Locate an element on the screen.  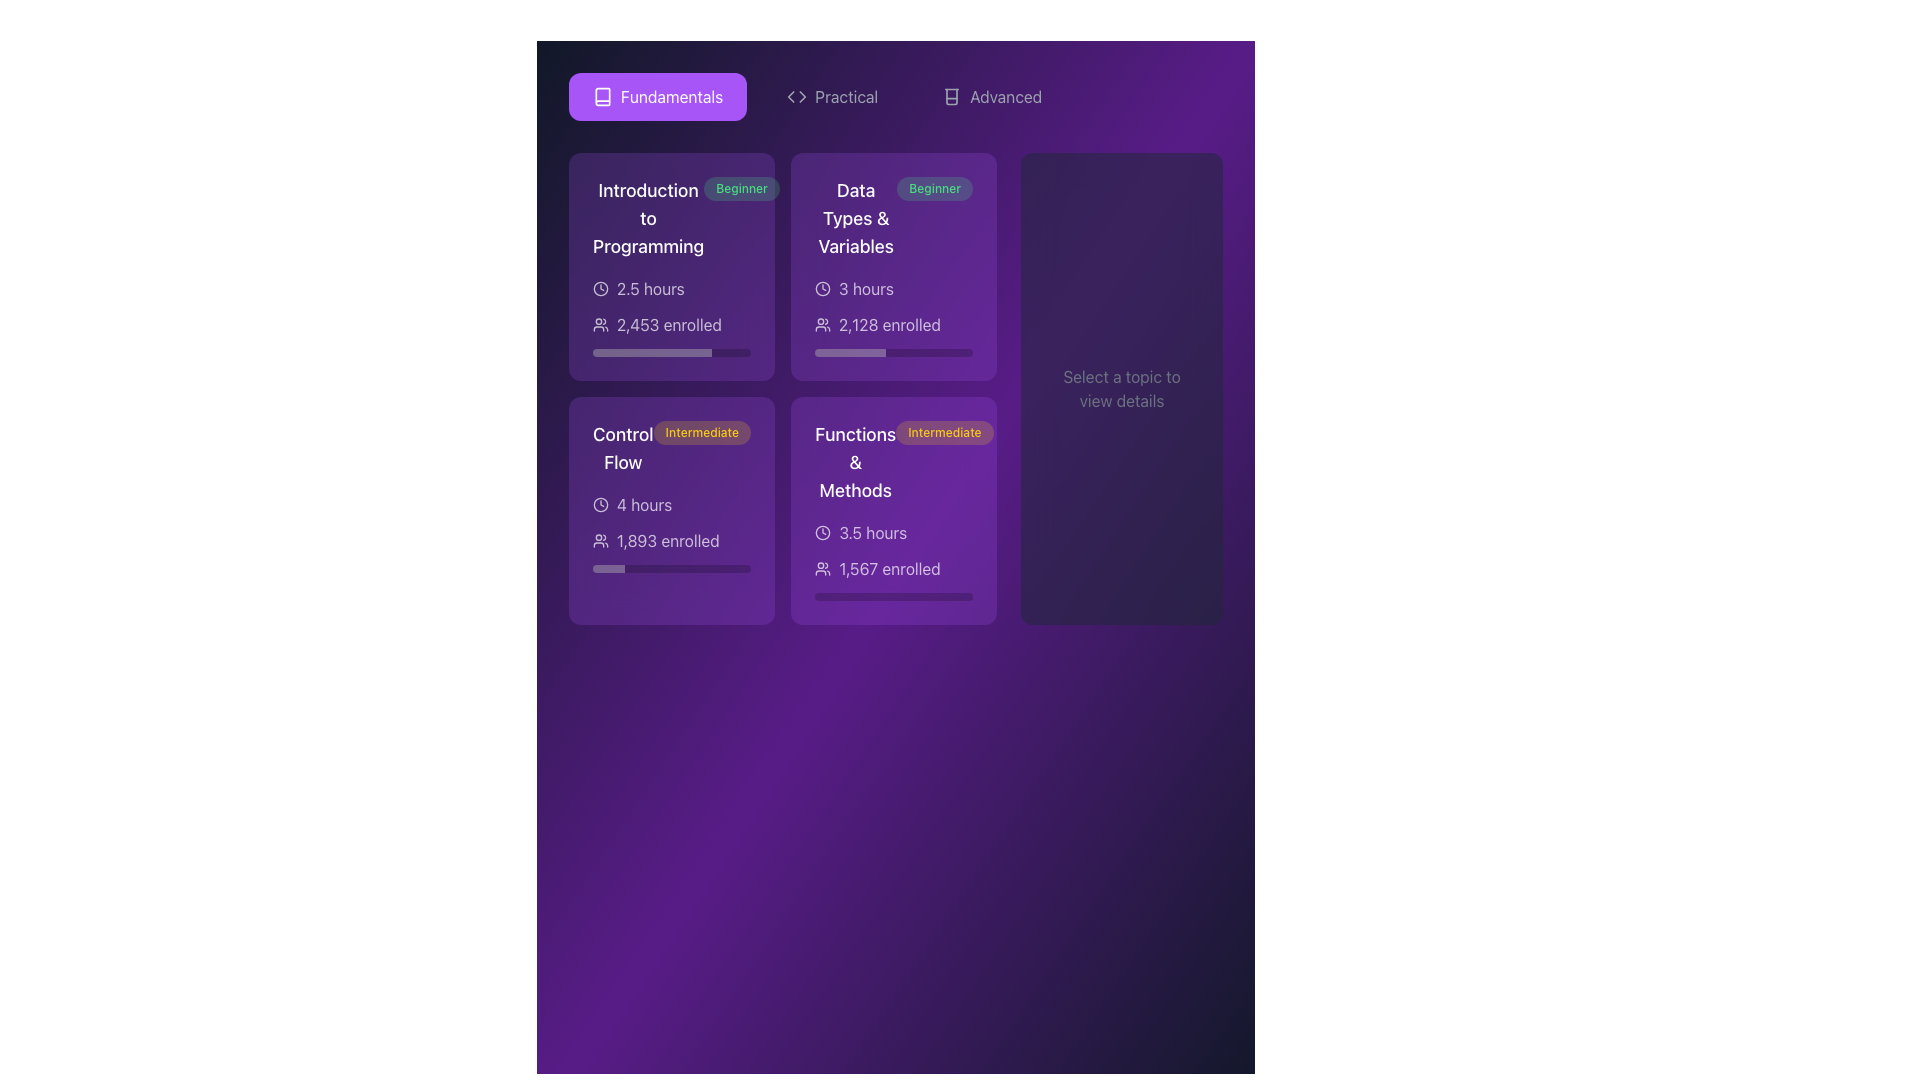
the purple button labeled 'Fundamentals' with a book icon on the left is located at coordinates (657, 96).